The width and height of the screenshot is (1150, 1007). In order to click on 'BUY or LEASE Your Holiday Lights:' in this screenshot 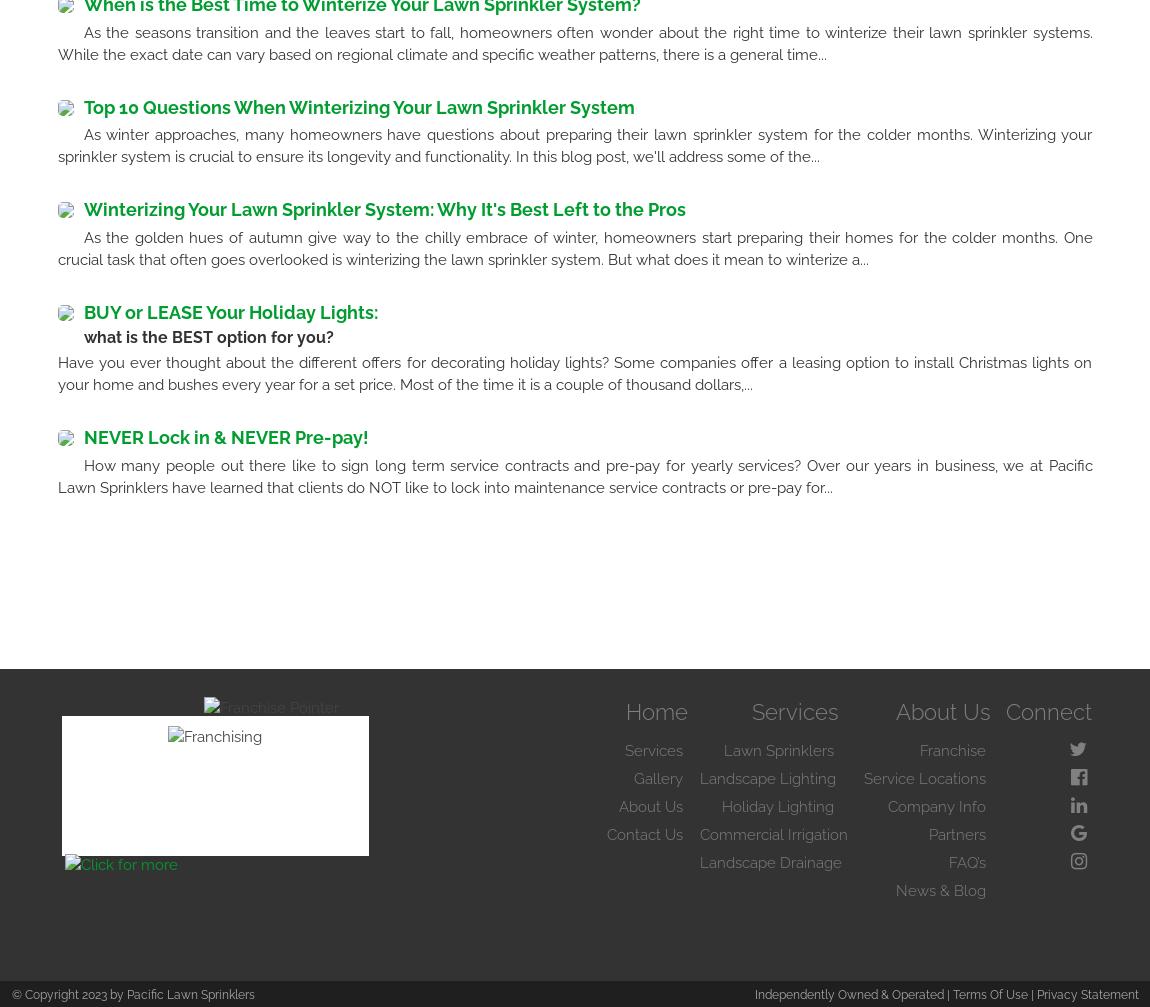, I will do `click(229, 311)`.